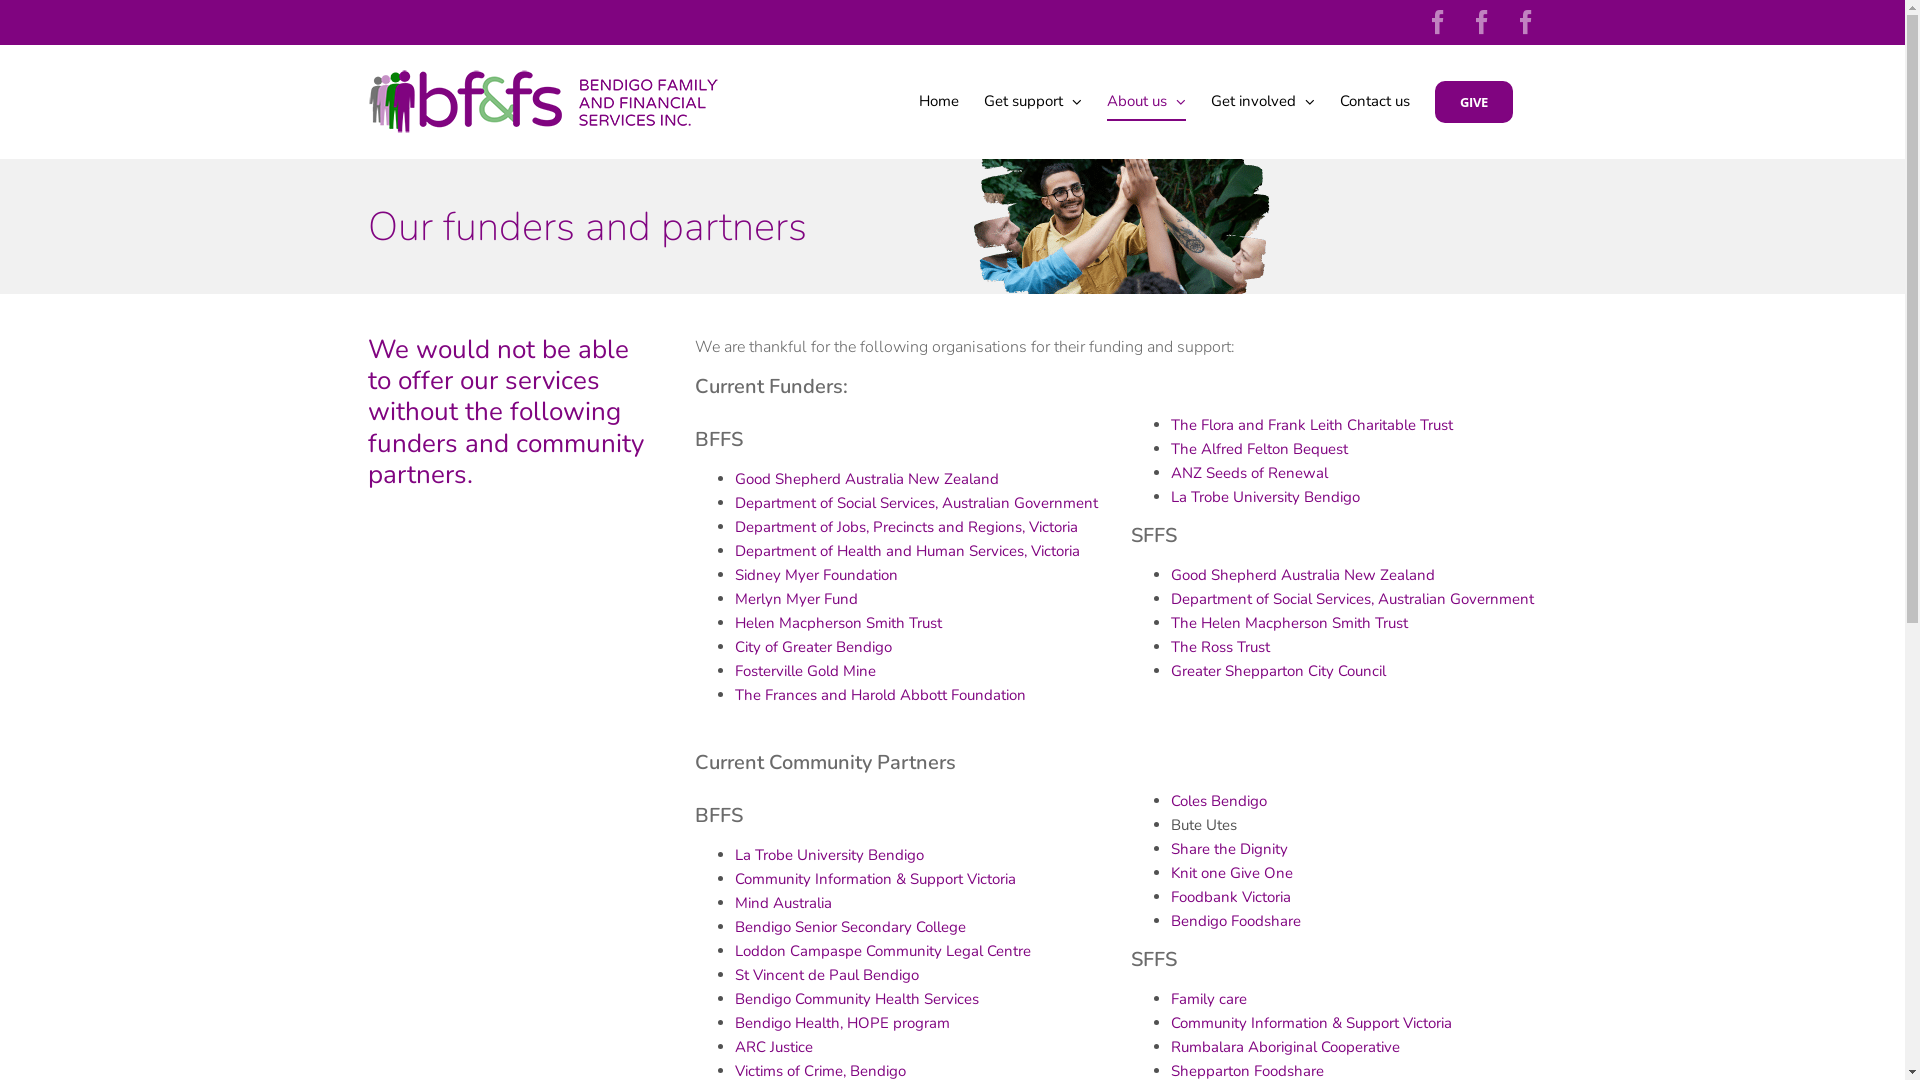 The image size is (1920, 1080). I want to click on 'Get involved', so click(1261, 101).